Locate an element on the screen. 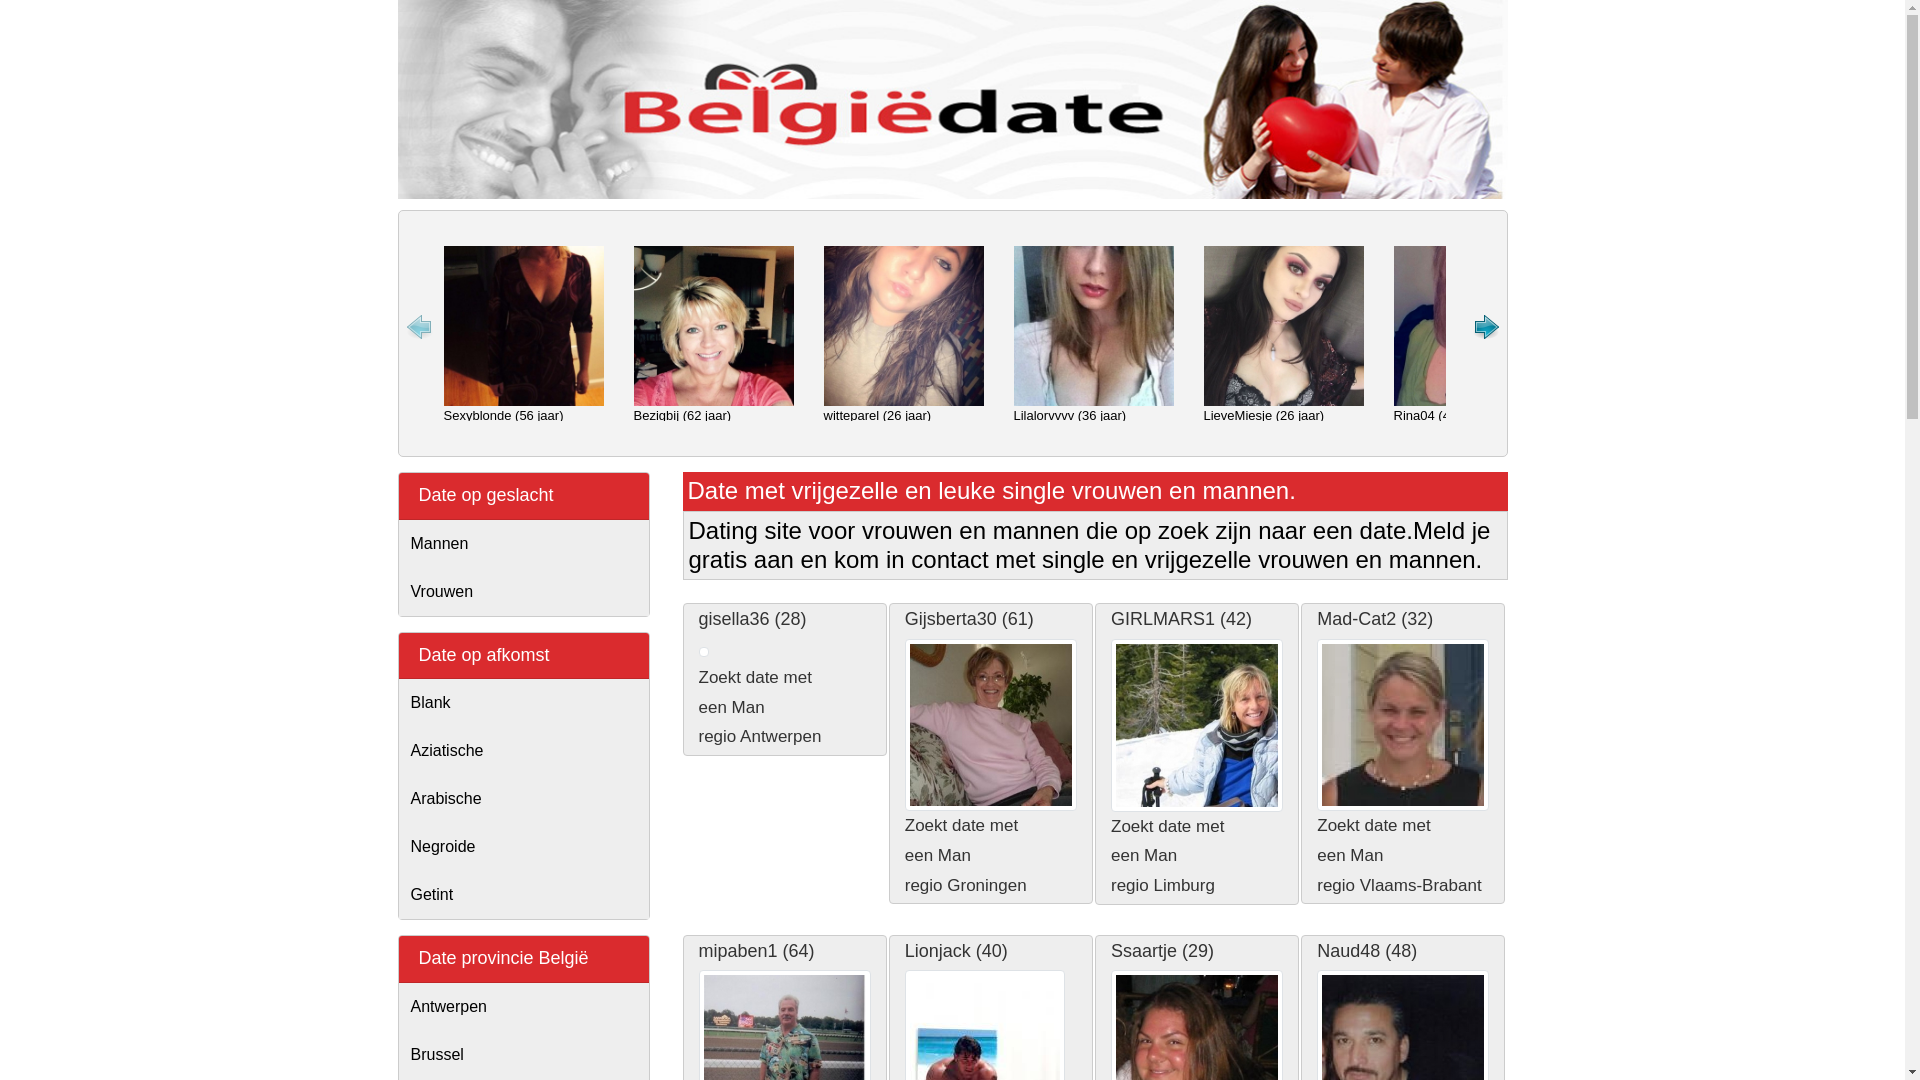 This screenshot has height=1080, width=1920. 'Blank' is located at coordinates (523, 701).